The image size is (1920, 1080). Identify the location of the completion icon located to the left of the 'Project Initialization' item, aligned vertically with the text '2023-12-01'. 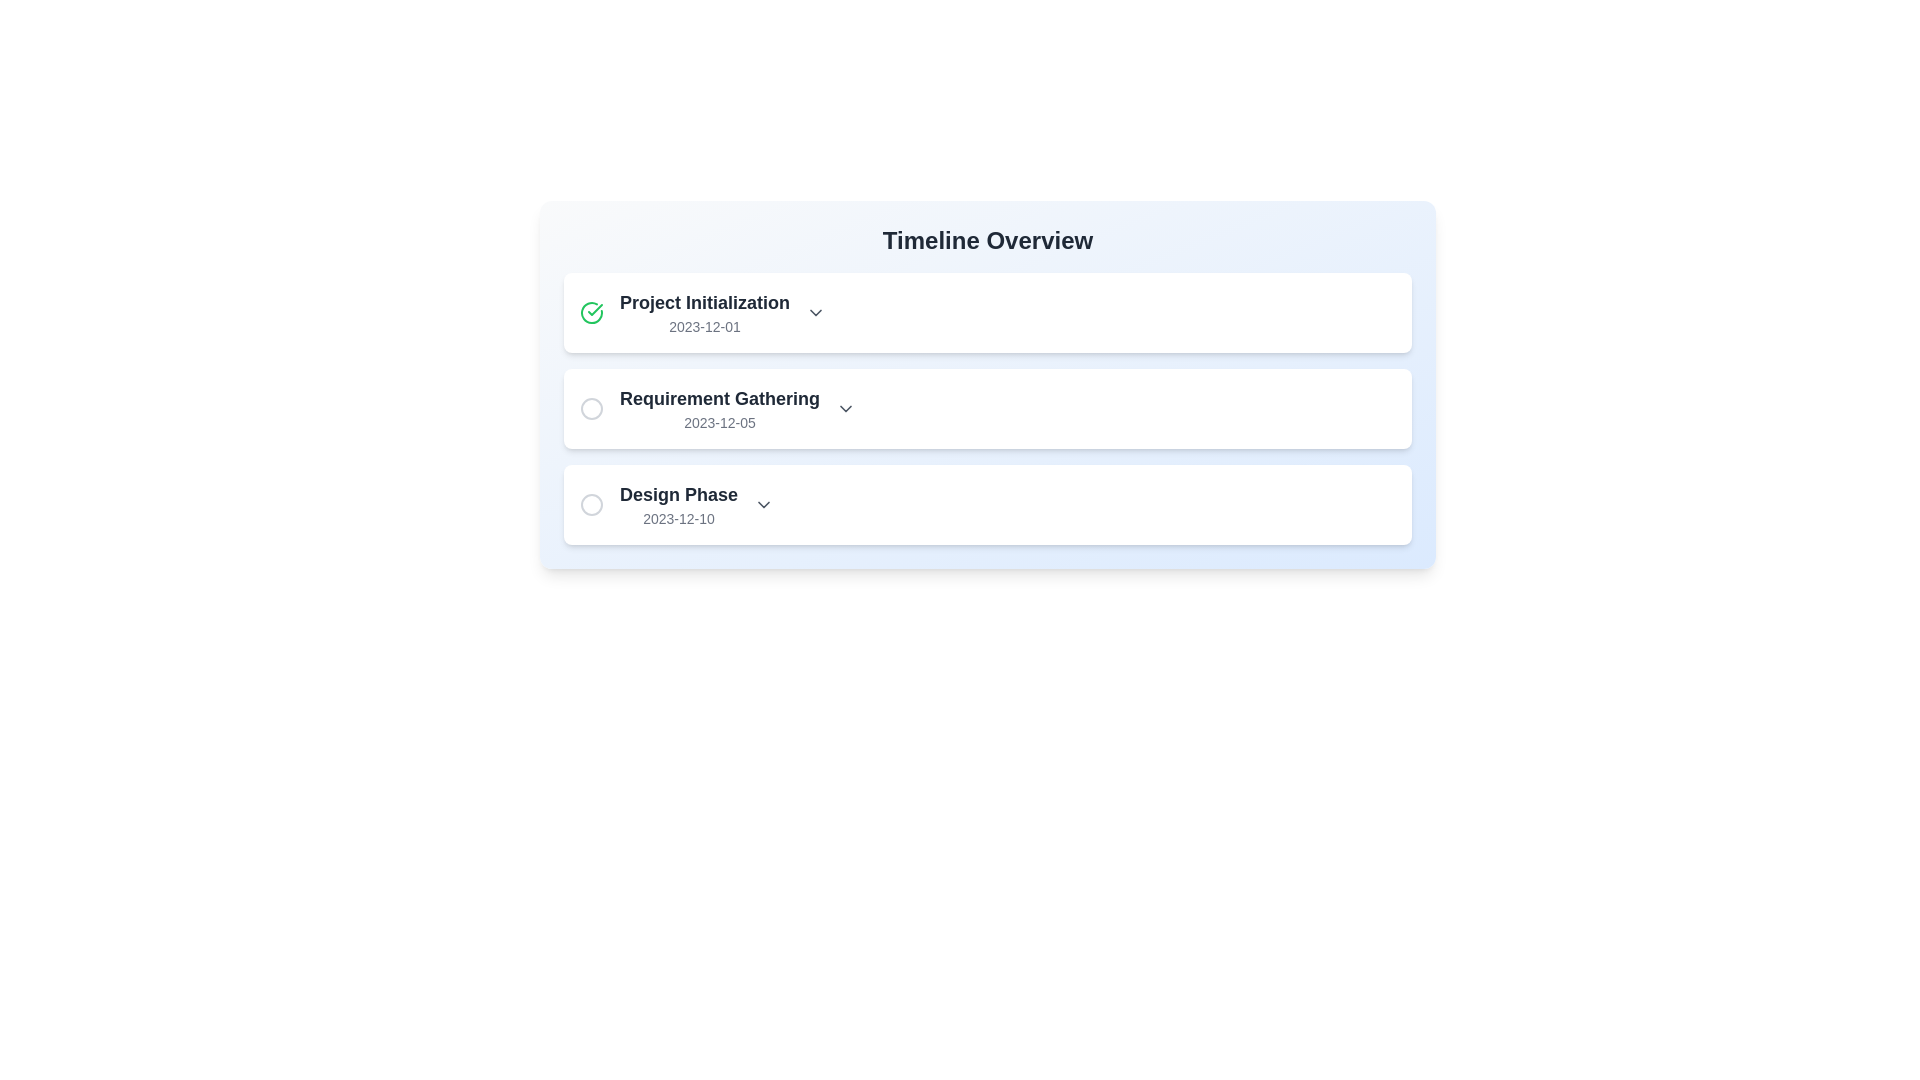
(590, 312).